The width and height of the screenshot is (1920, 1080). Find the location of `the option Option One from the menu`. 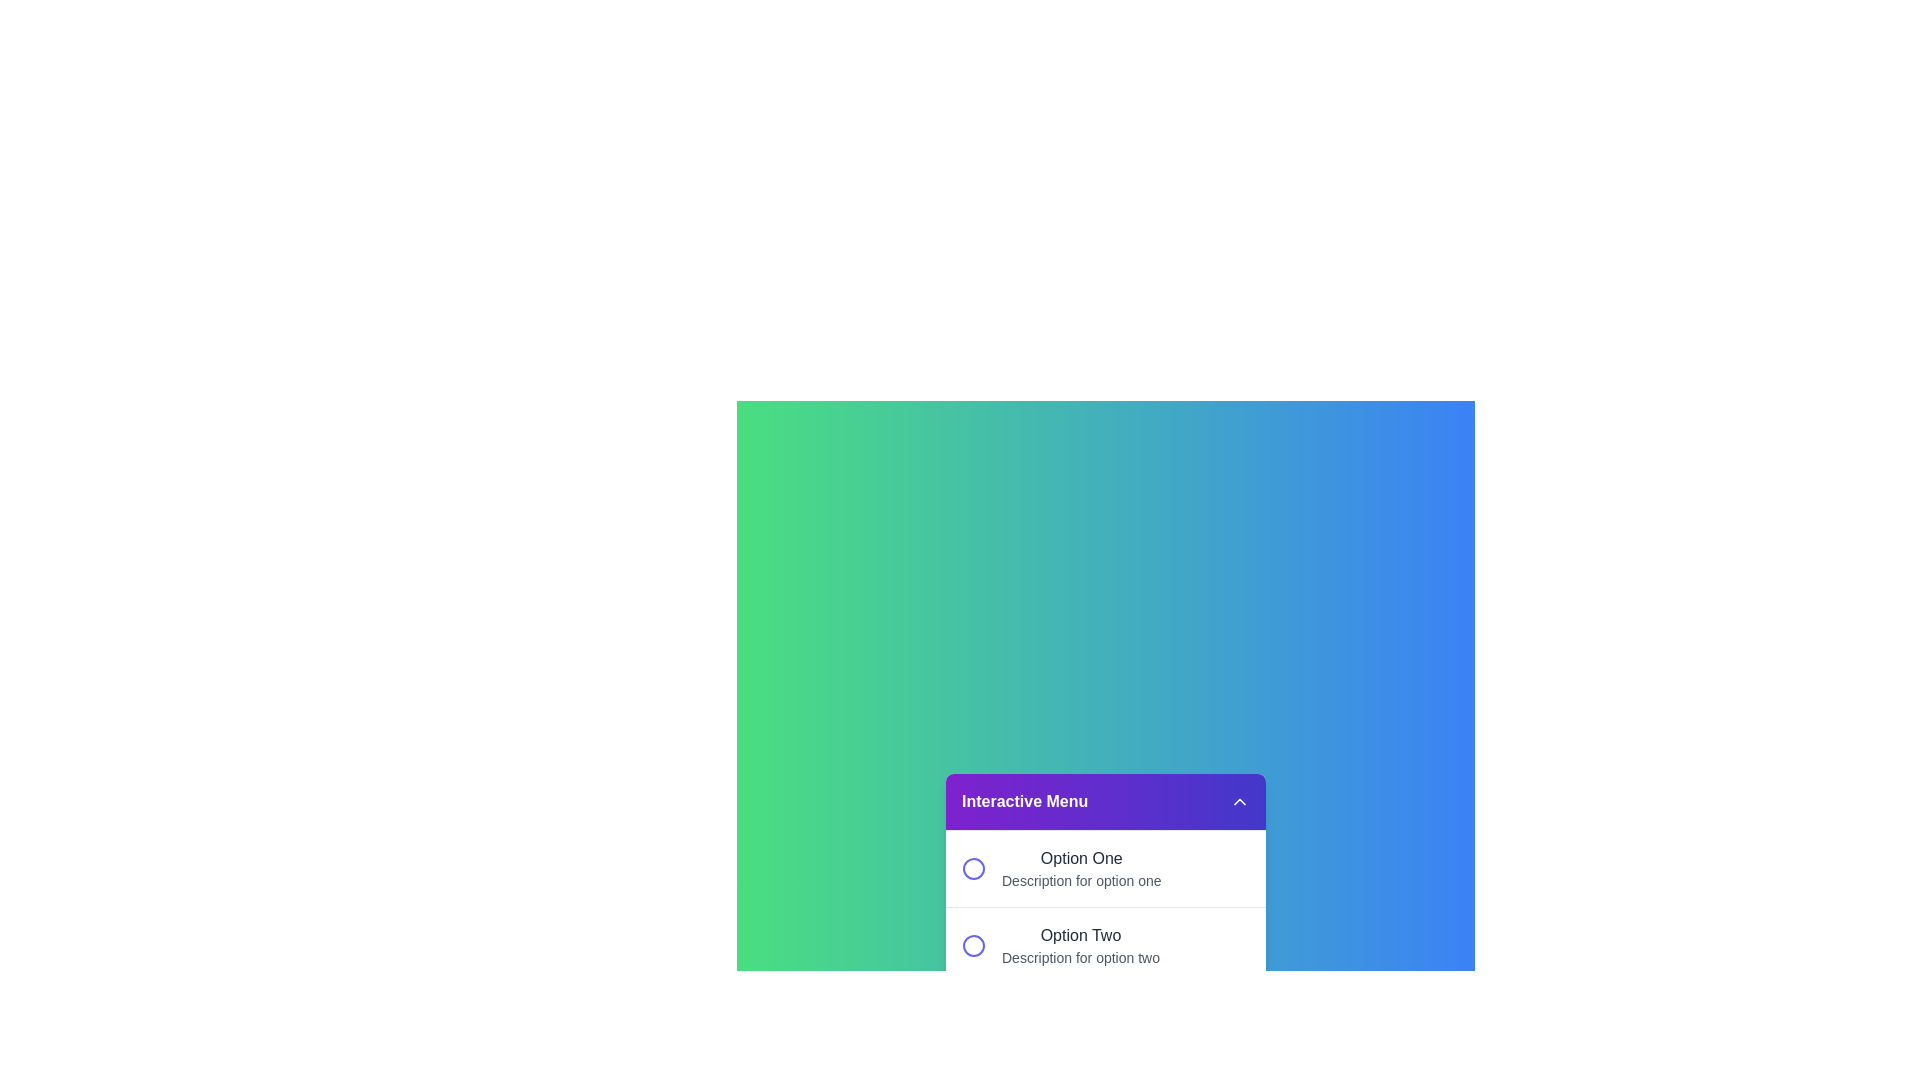

the option Option One from the menu is located at coordinates (1104, 867).